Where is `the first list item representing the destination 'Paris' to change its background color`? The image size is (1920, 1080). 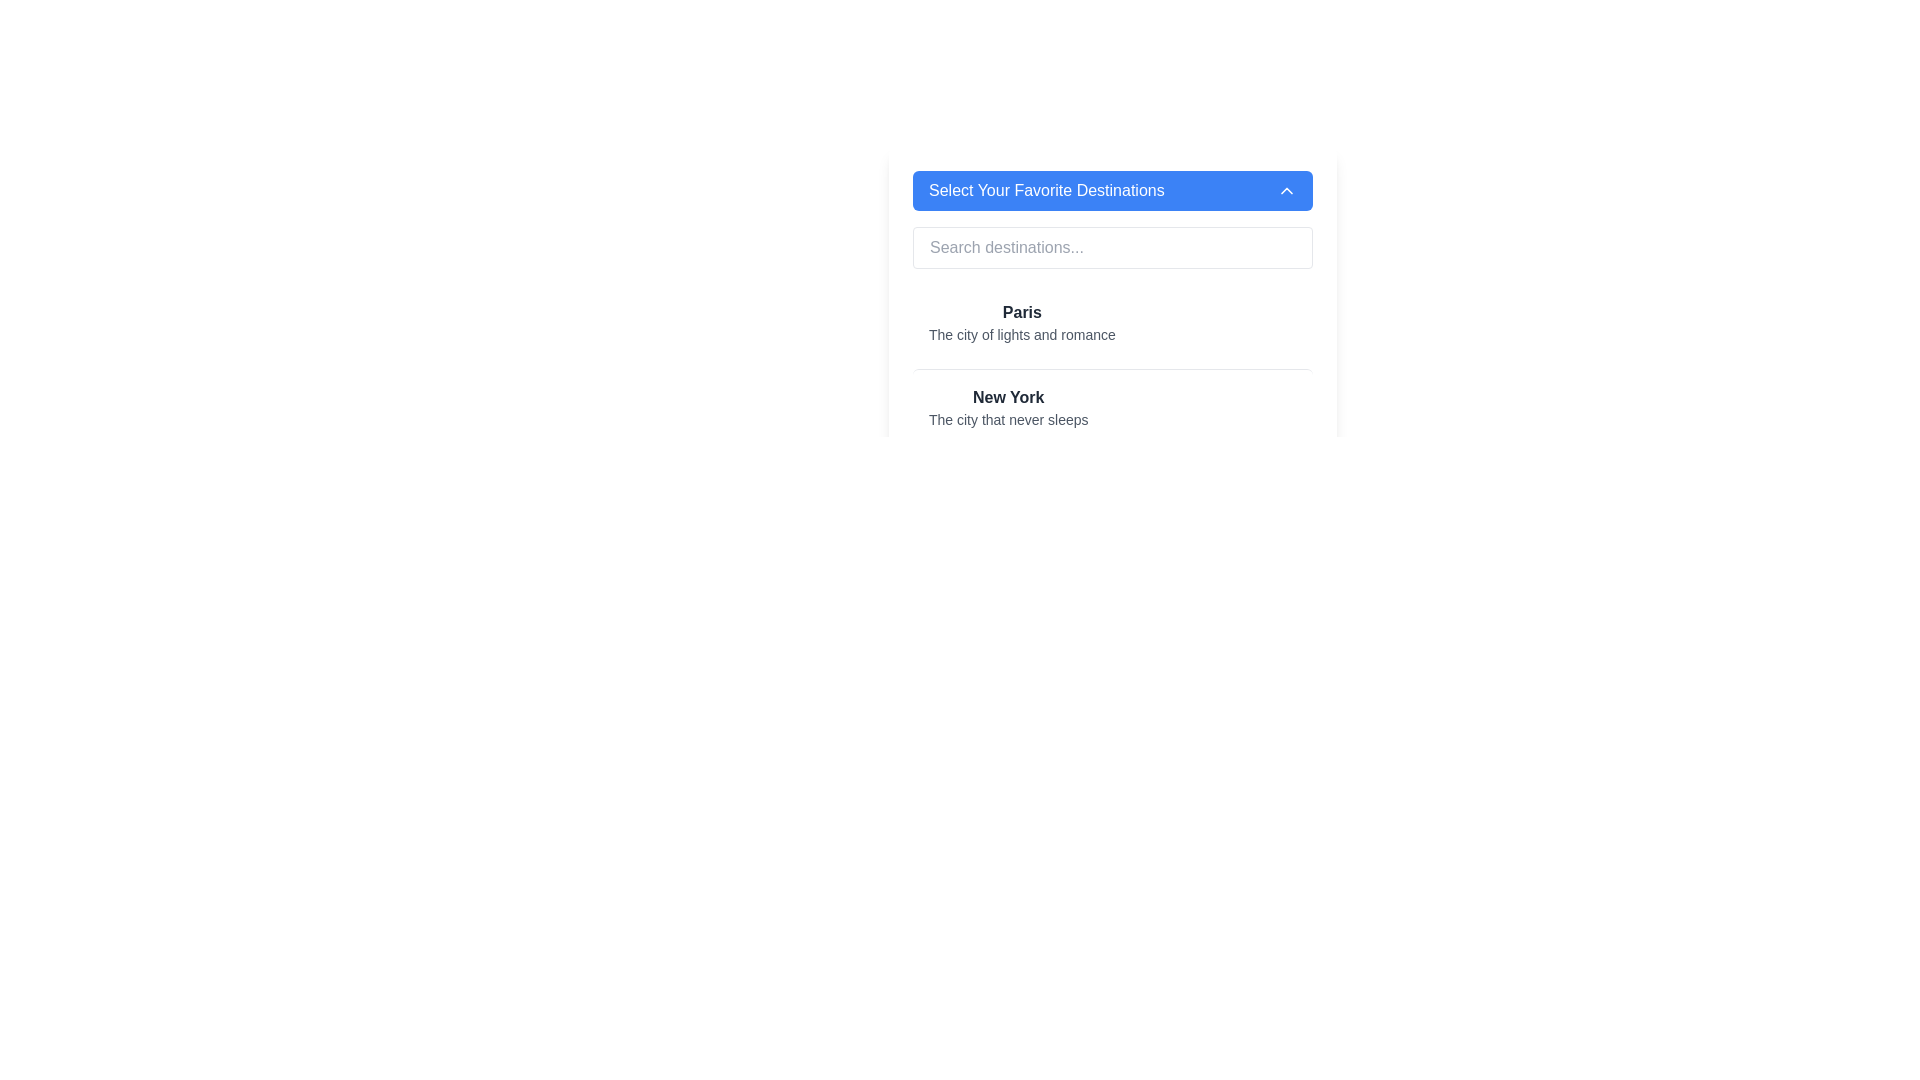
the first list item representing the destination 'Paris' to change its background color is located at coordinates (1112, 322).